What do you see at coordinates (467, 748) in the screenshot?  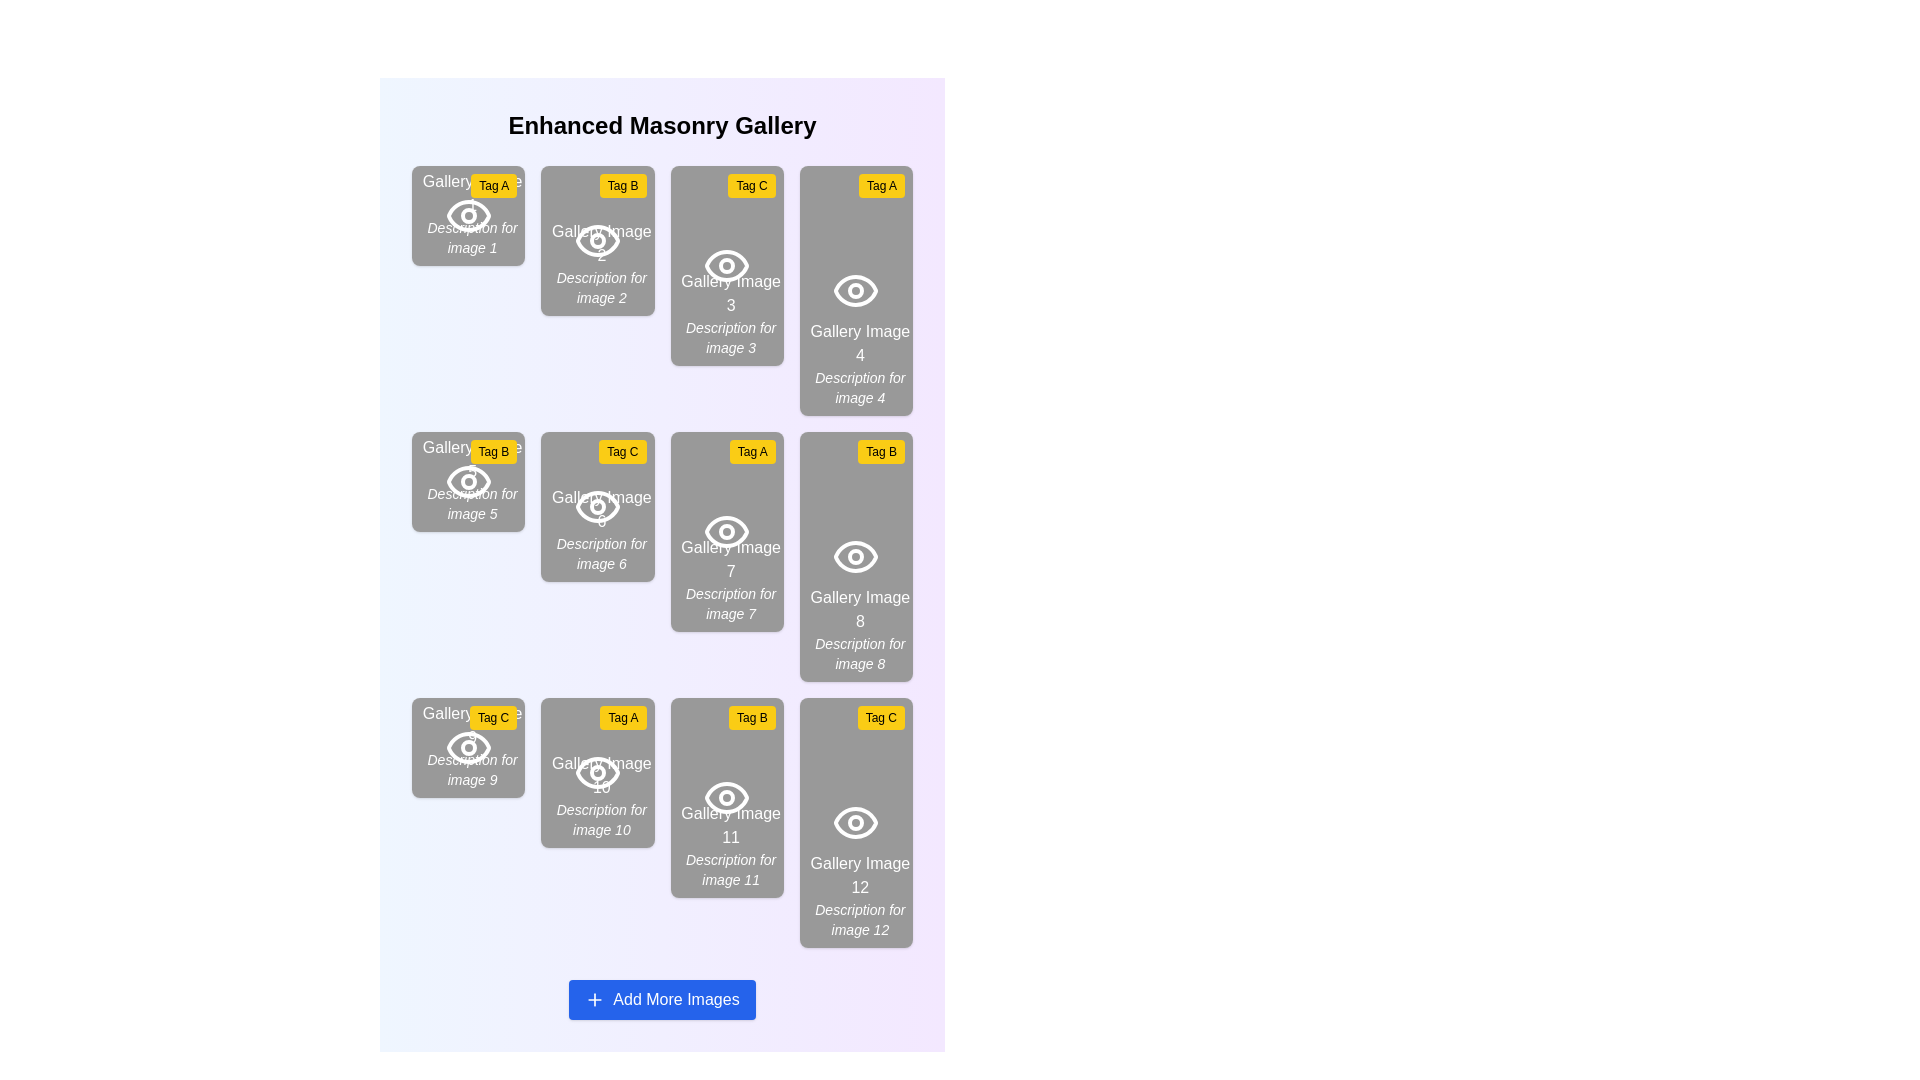 I see `the eye icon located at the center of the gray card labeled 'Tag C' in 'Gallery Image 9'` at bounding box center [467, 748].